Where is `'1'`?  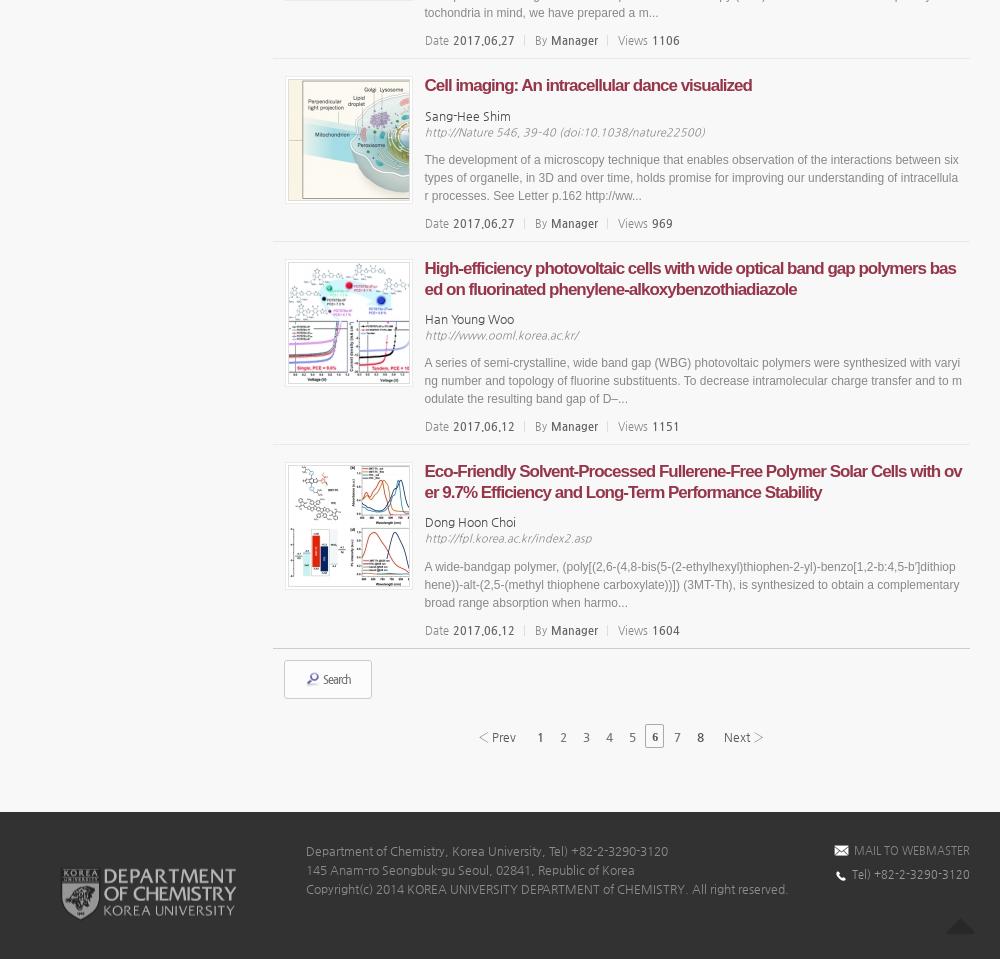
'1' is located at coordinates (540, 735).